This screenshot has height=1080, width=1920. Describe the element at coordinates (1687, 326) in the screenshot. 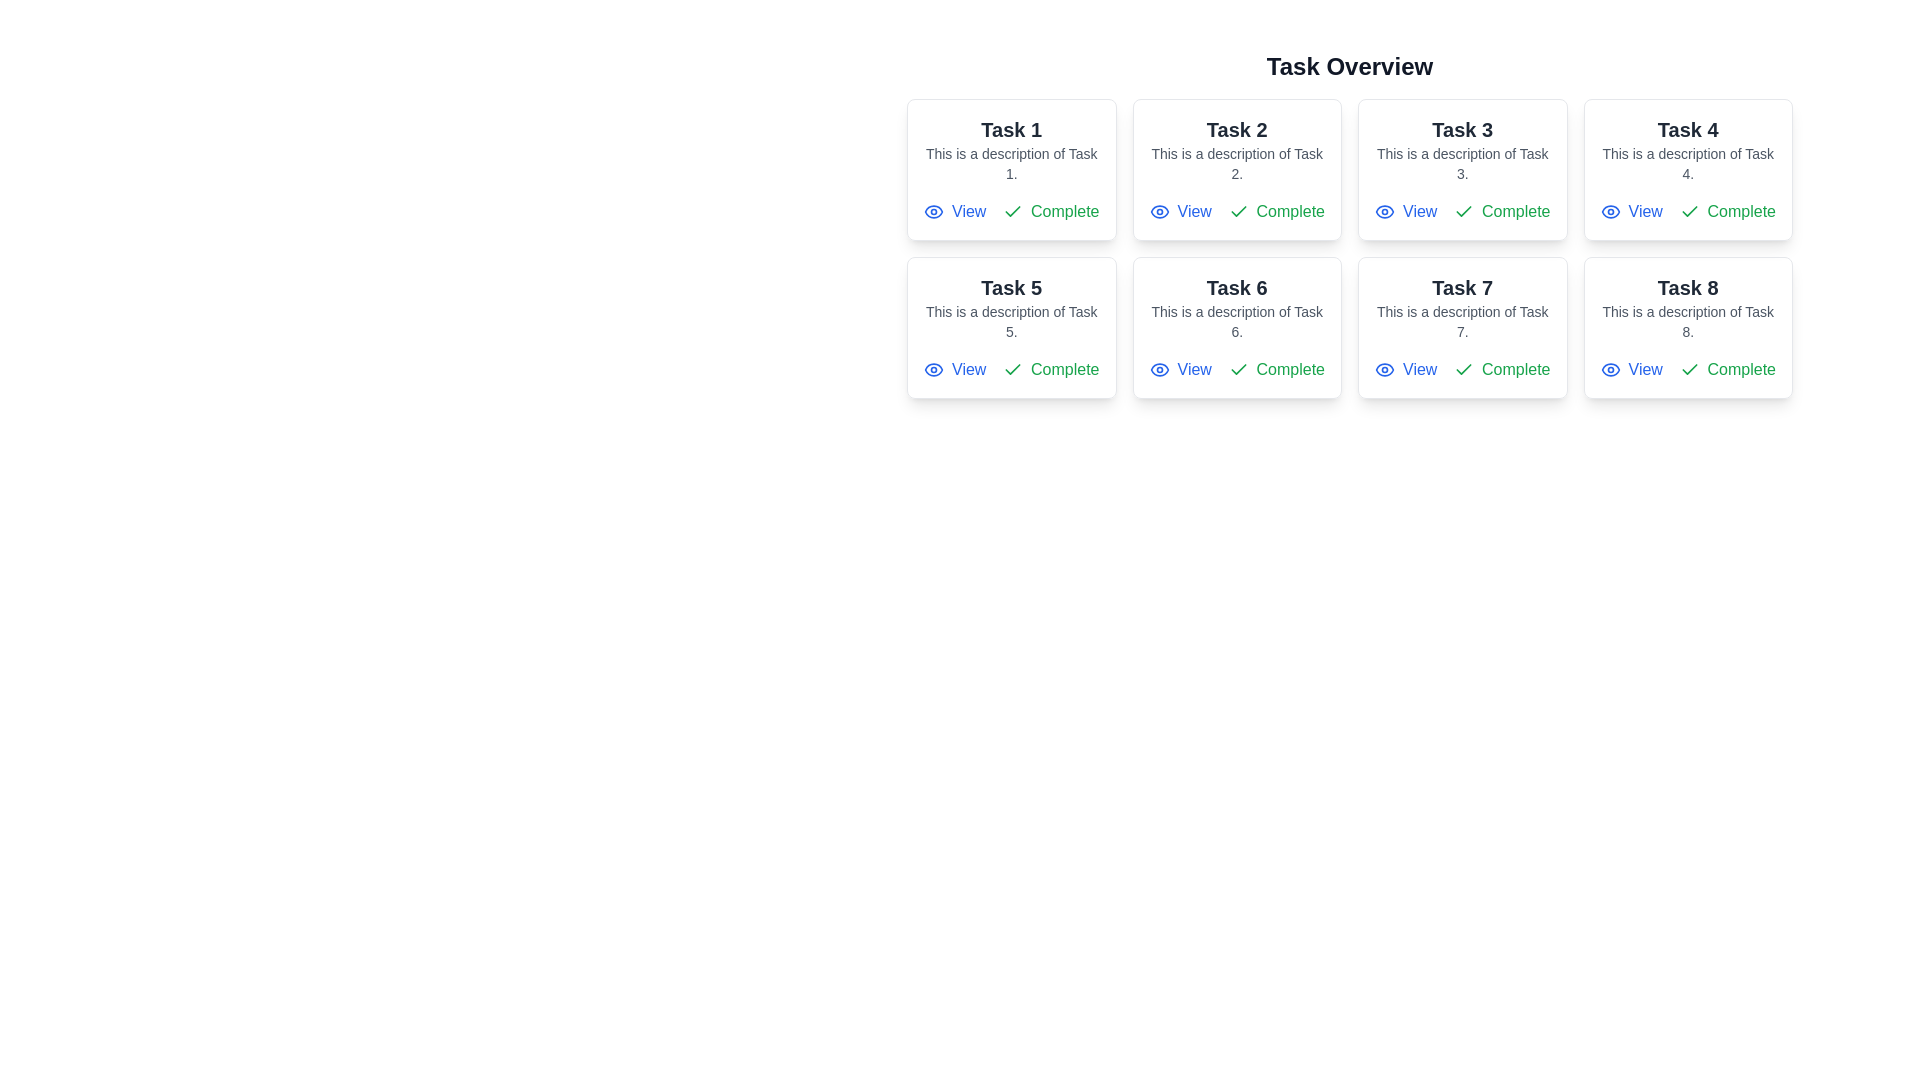

I see `the 'Complete' button on the last task card in the fourth column and second row of the grid to mark the task as done` at that location.